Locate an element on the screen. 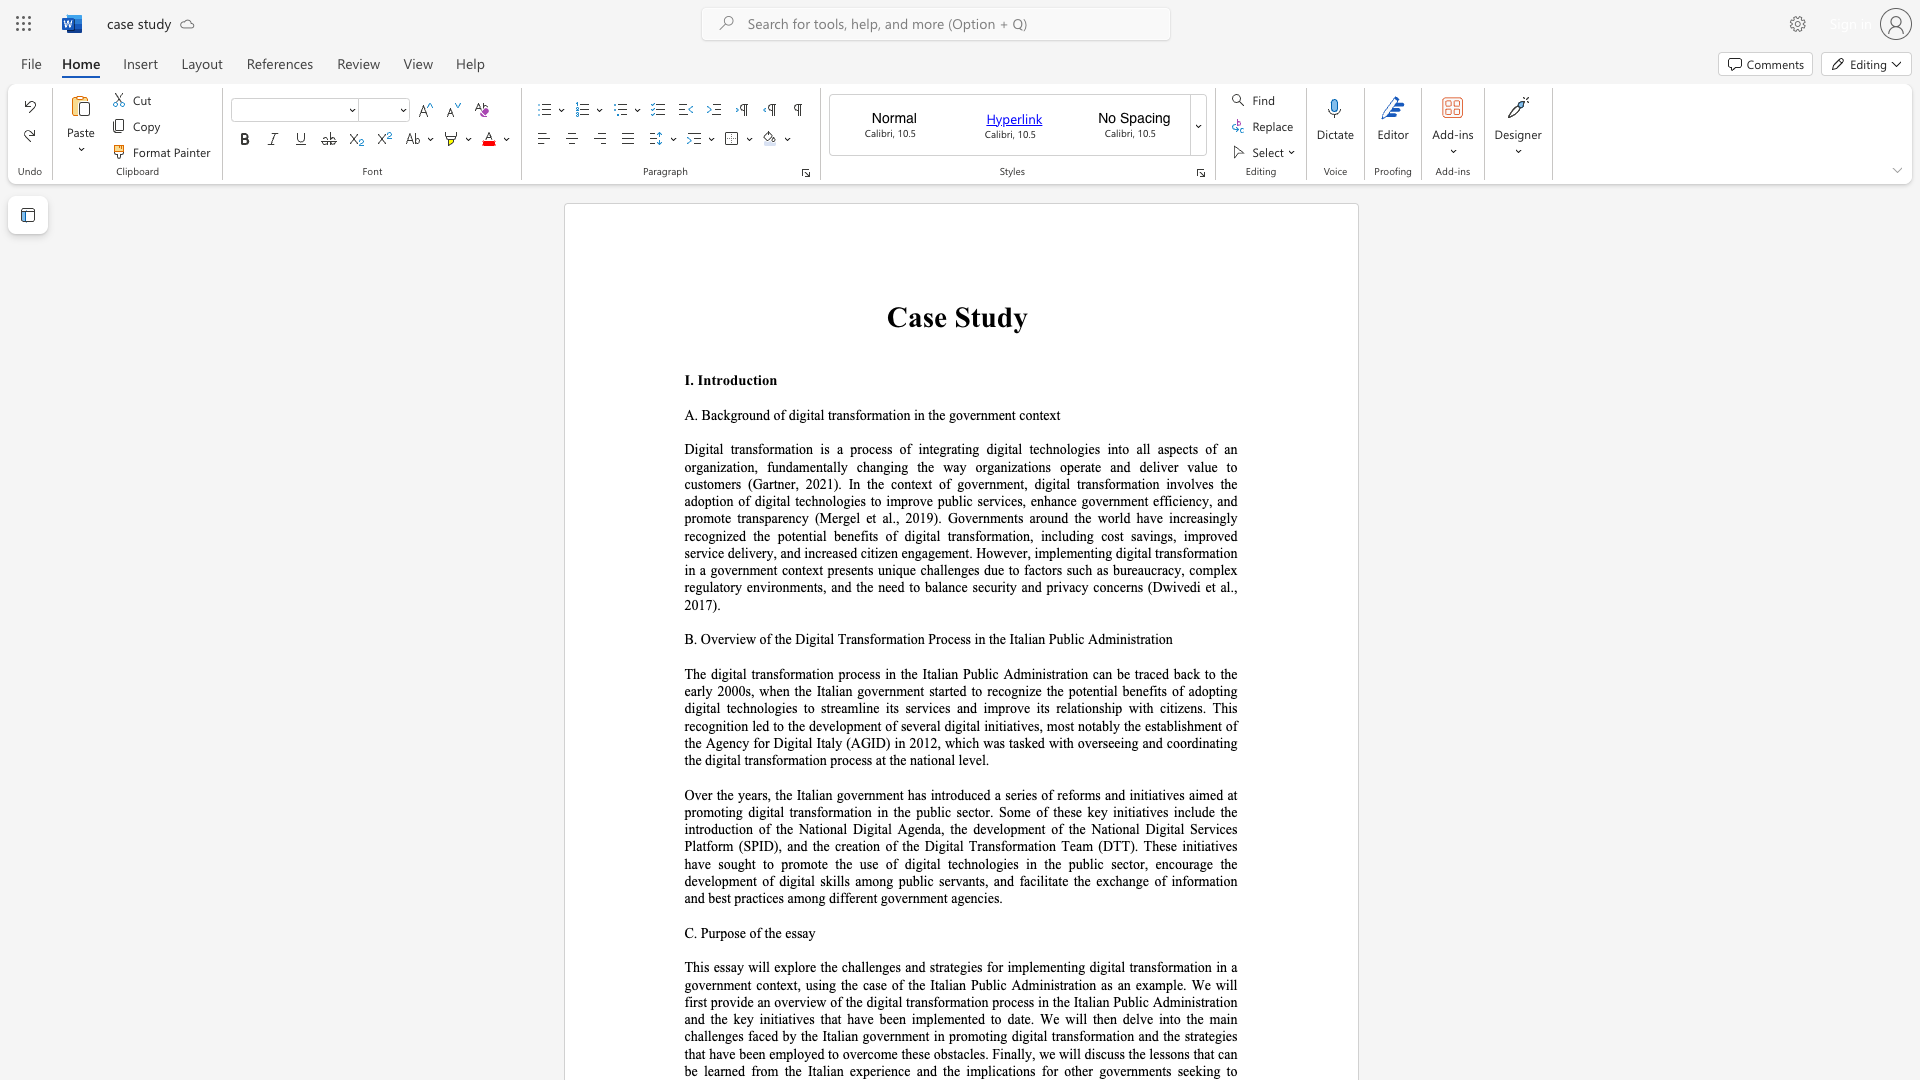  the 13th character "n" in the text is located at coordinates (896, 467).